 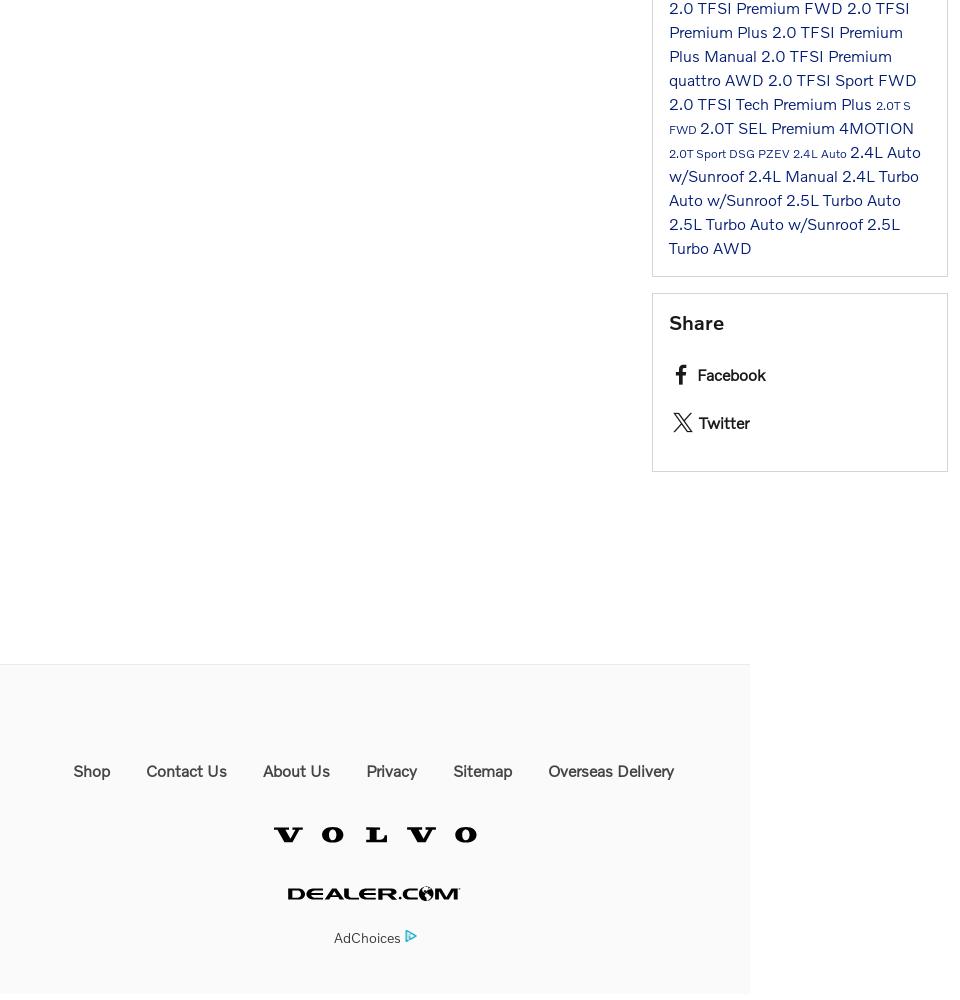 What do you see at coordinates (730, 372) in the screenshot?
I see `'Facebook'` at bounding box center [730, 372].